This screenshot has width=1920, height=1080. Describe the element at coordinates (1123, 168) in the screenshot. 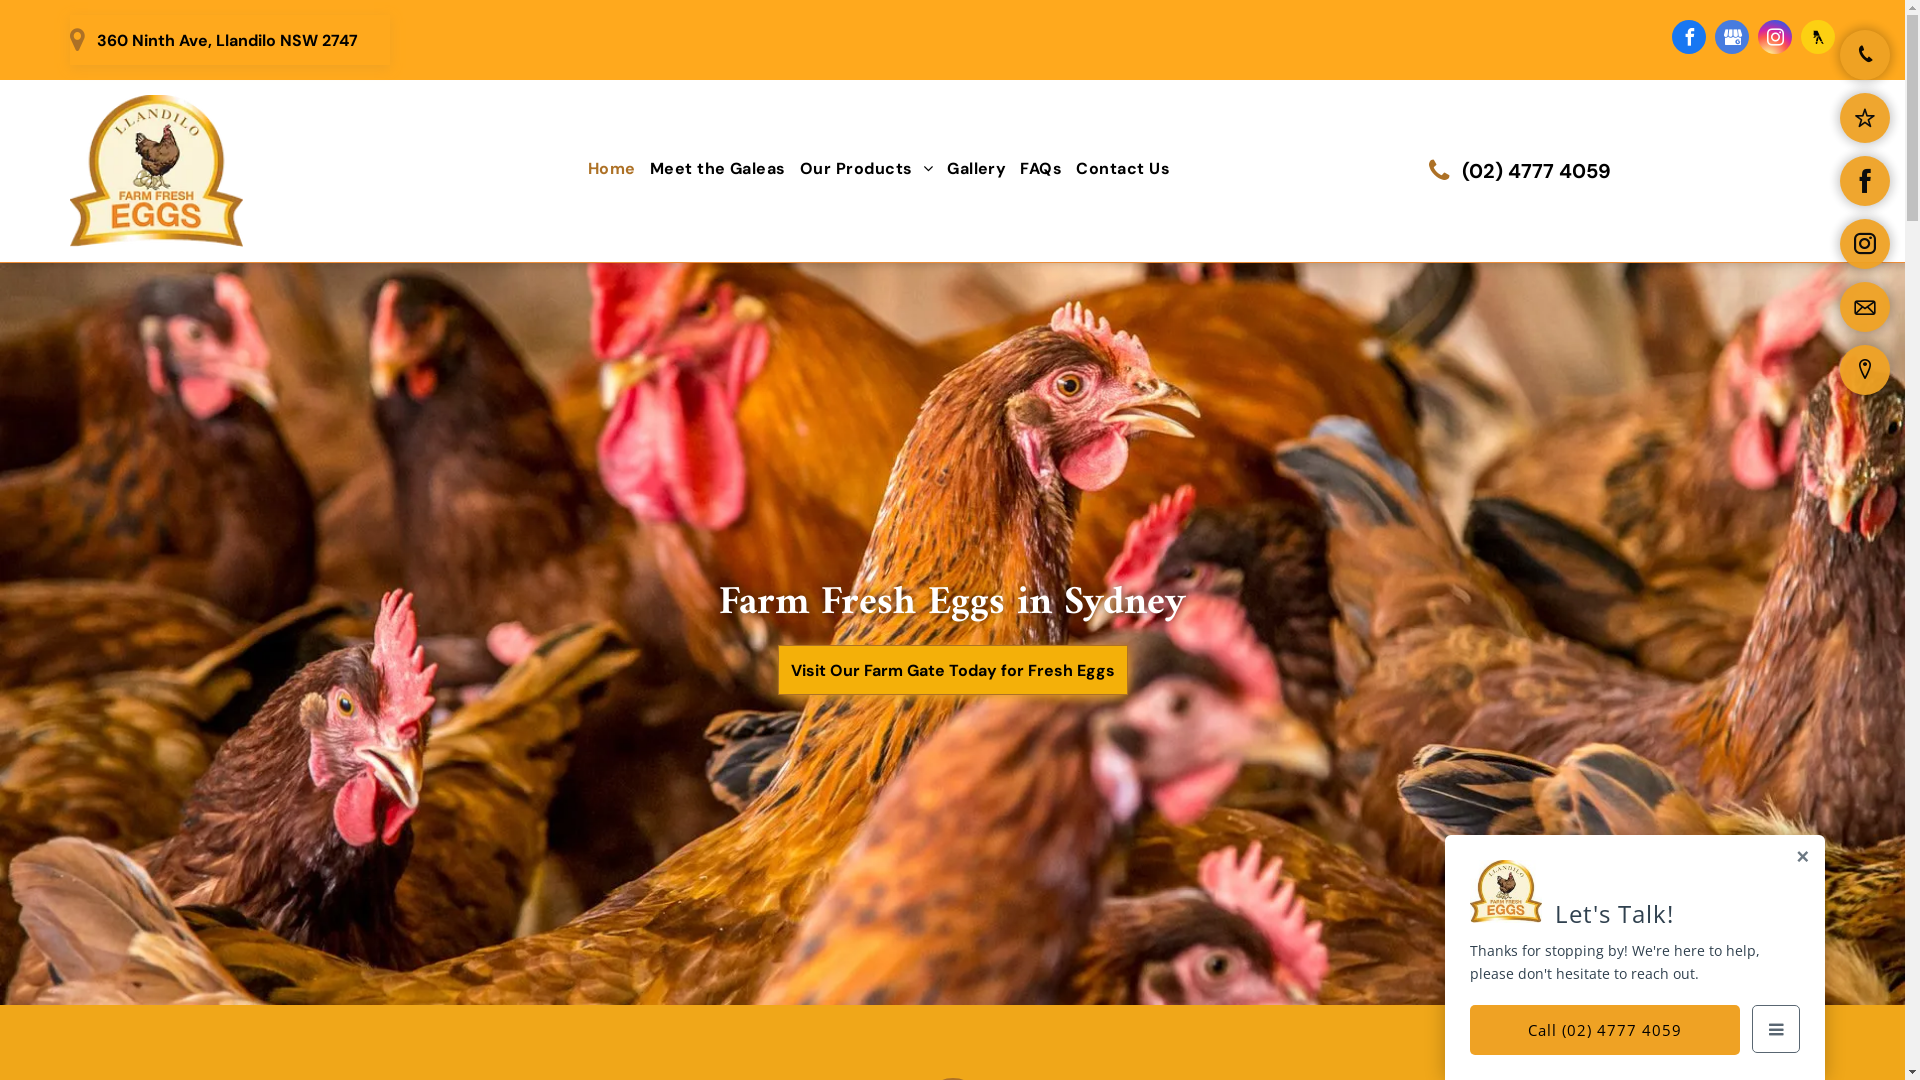

I see `'Contact Us'` at that location.